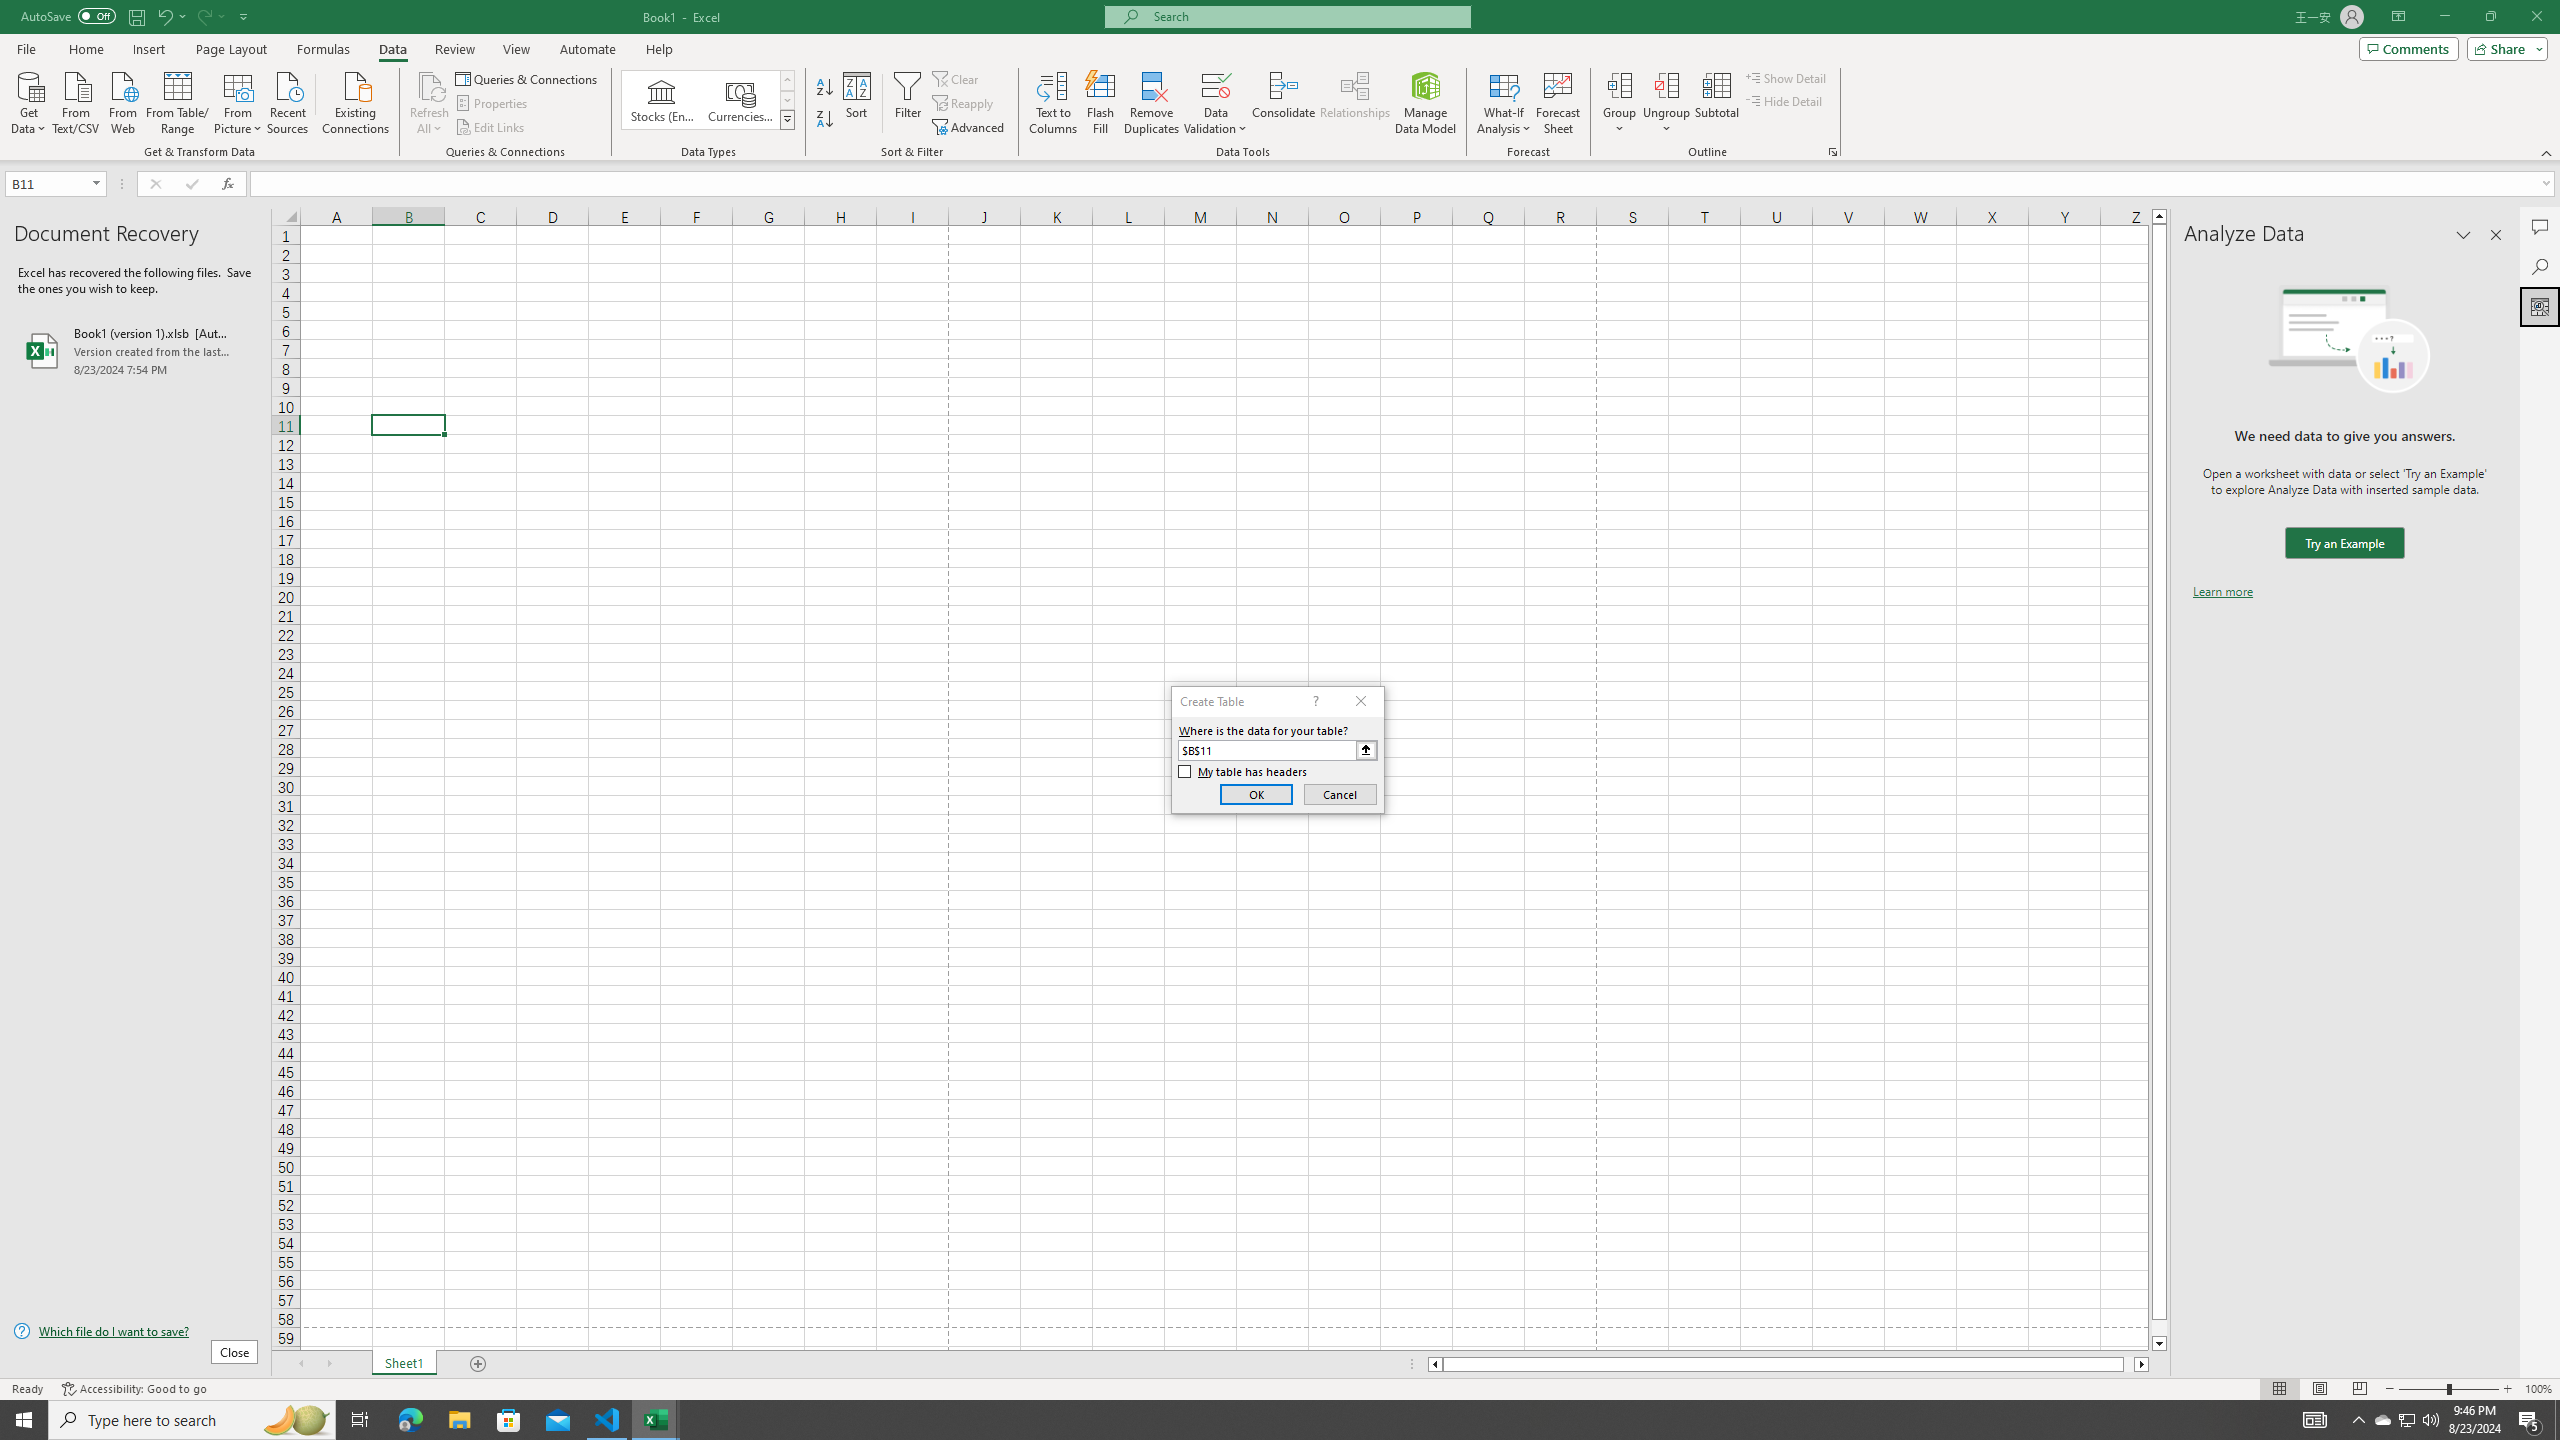  I want to click on 'Show Detail', so click(1785, 77).